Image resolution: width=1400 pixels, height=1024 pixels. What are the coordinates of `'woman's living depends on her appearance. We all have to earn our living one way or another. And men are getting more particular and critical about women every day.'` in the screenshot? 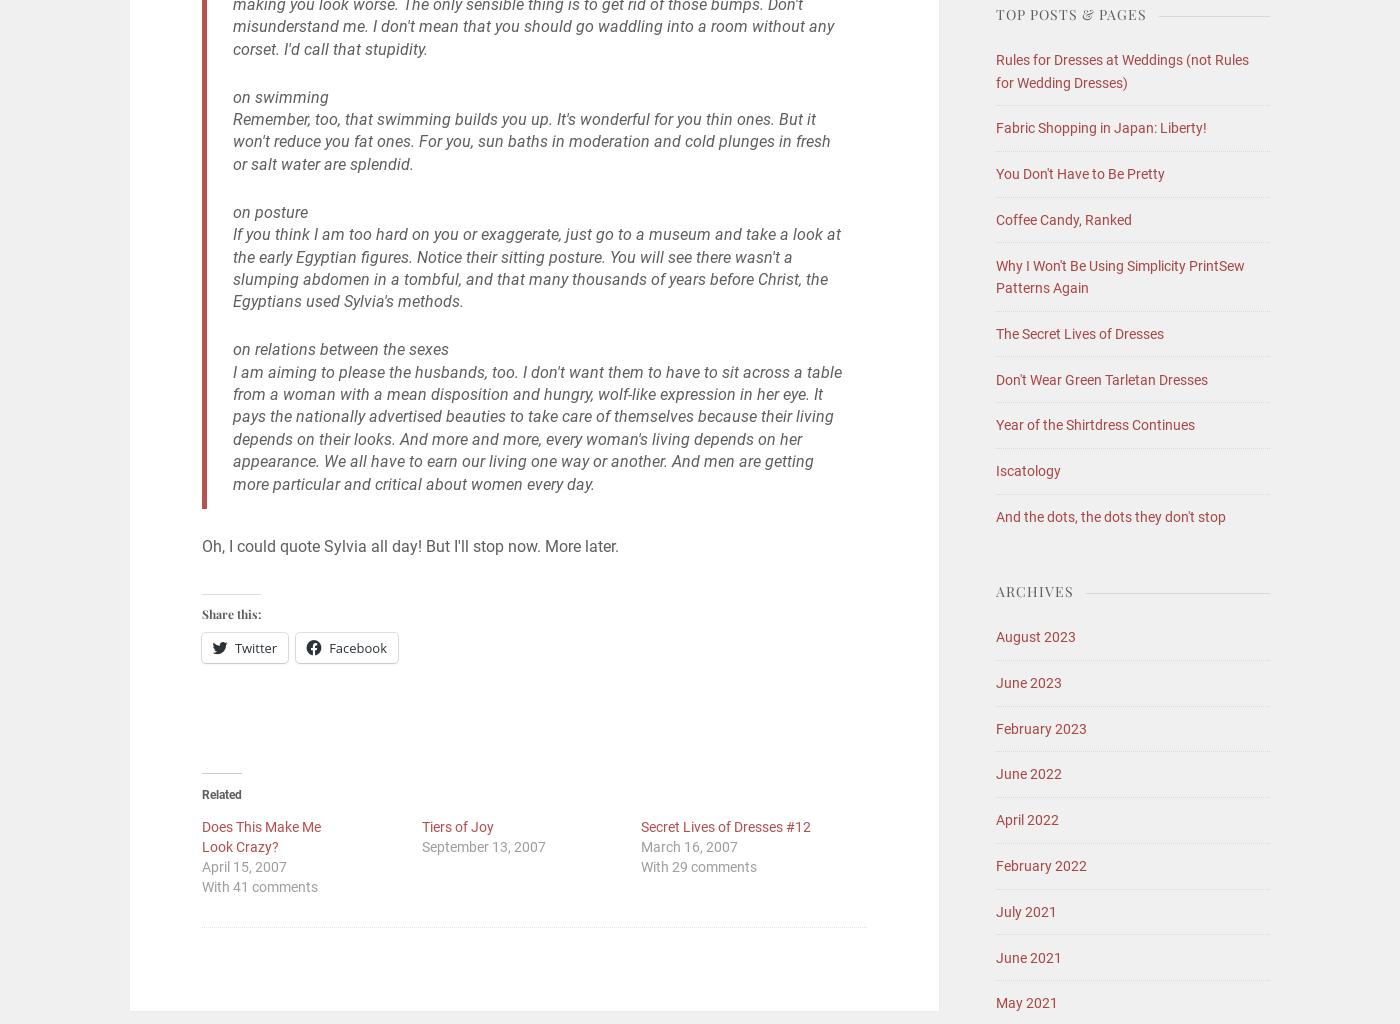 It's located at (522, 461).